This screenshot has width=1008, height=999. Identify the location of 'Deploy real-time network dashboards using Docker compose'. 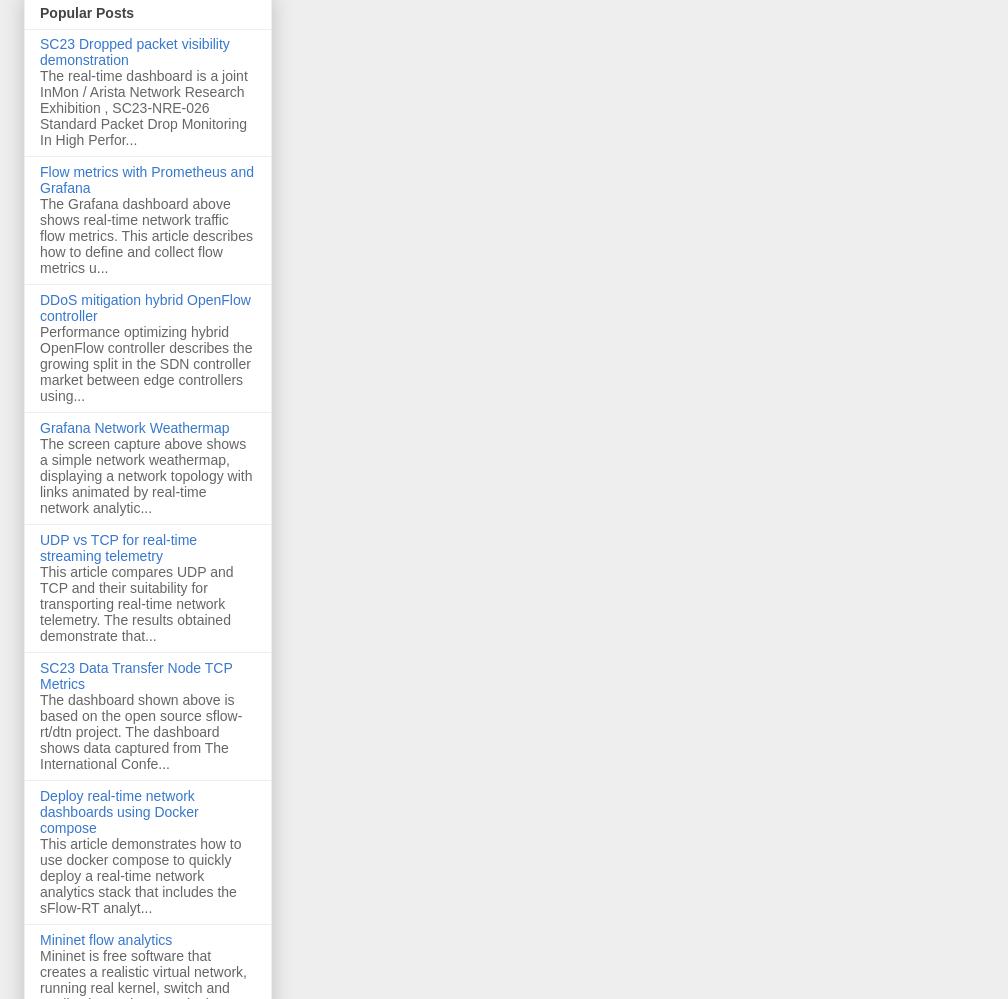
(119, 811).